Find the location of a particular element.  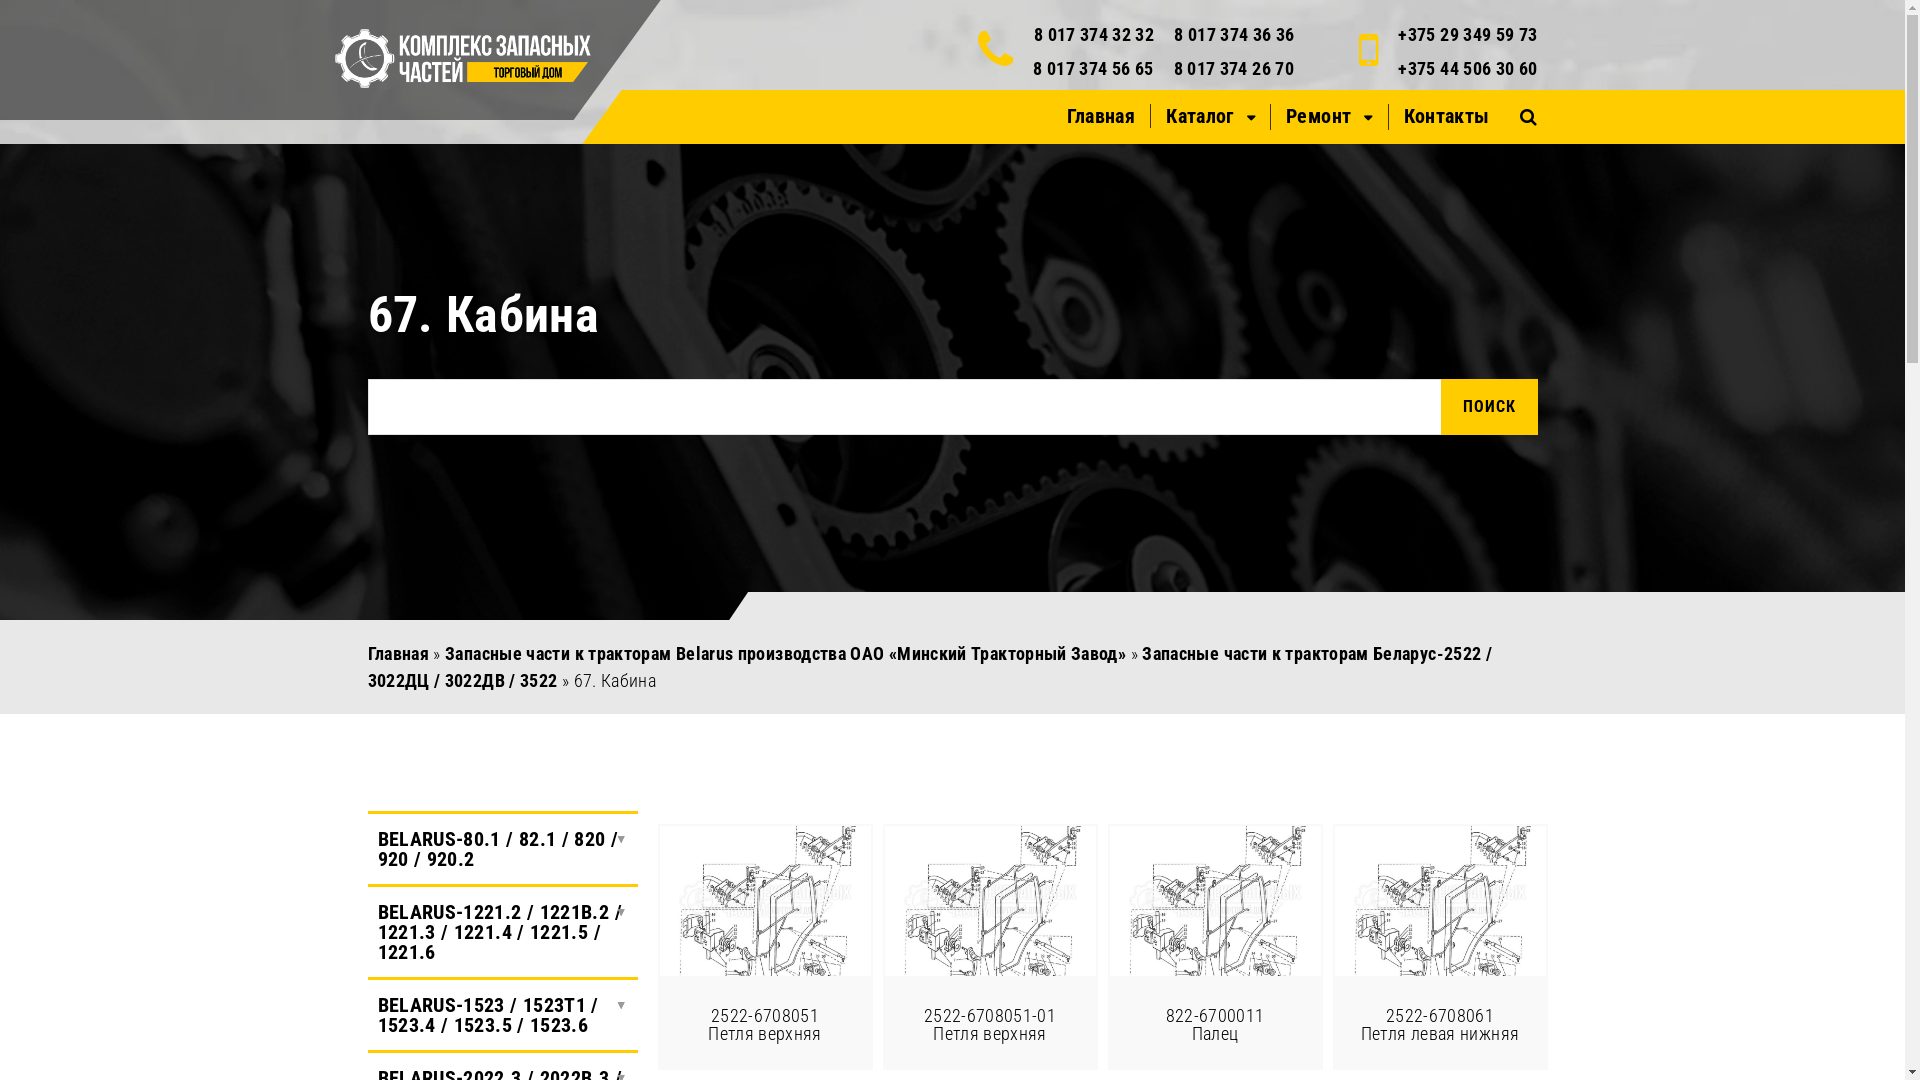

'BELARUS-1523 / 1523T1 / 1523.4 / 1523.5 / 1523.6' is located at coordinates (503, 1014).